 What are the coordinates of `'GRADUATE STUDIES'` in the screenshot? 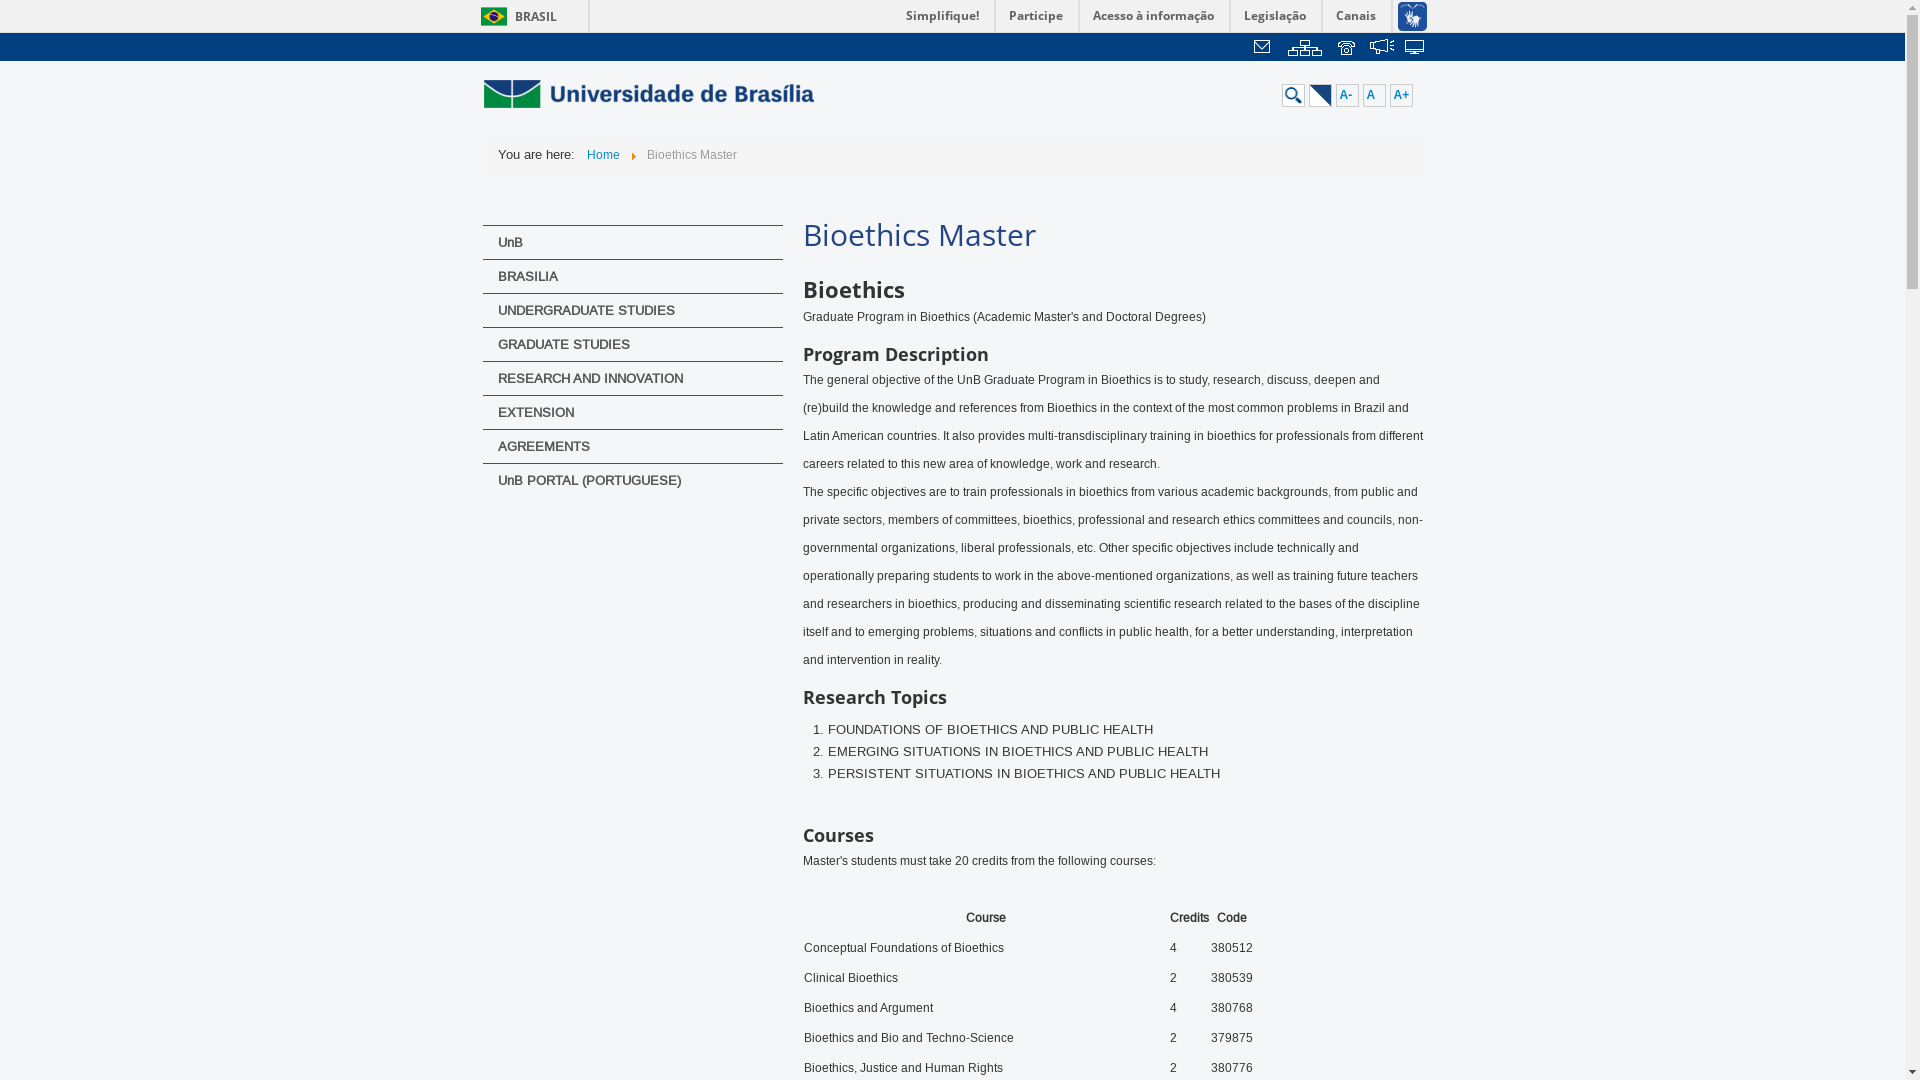 It's located at (631, 343).